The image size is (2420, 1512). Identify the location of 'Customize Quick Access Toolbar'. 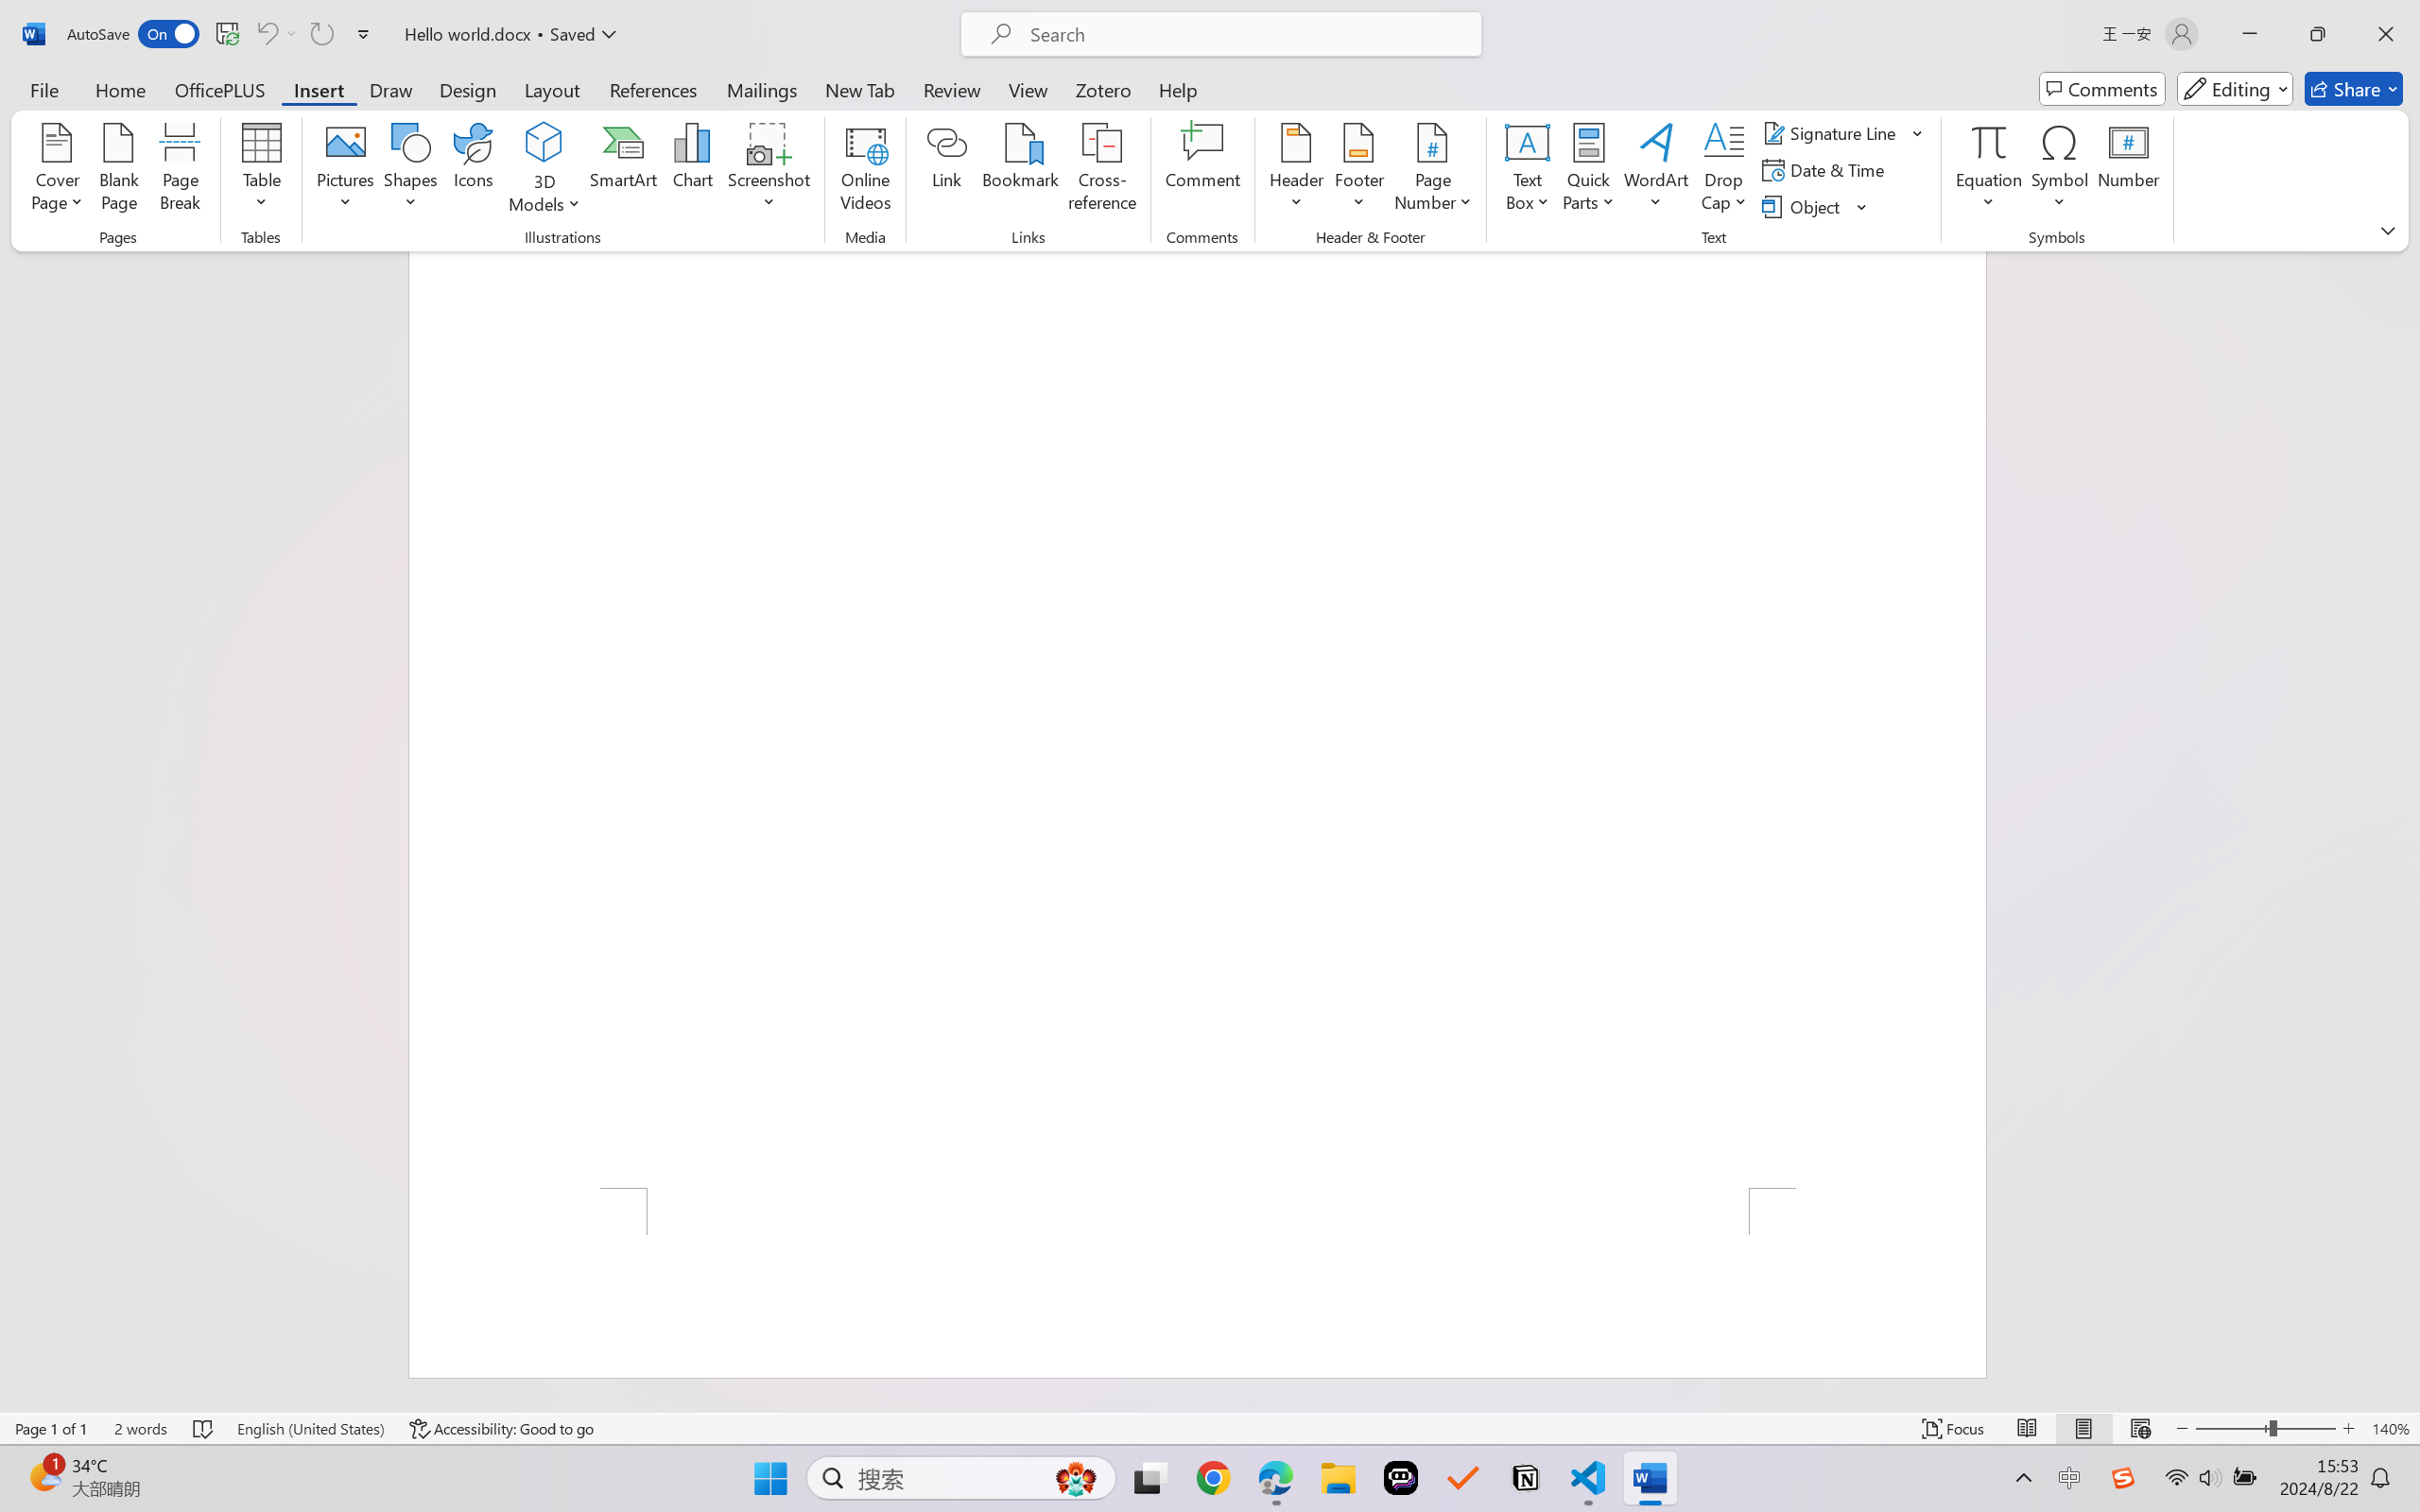
(363, 33).